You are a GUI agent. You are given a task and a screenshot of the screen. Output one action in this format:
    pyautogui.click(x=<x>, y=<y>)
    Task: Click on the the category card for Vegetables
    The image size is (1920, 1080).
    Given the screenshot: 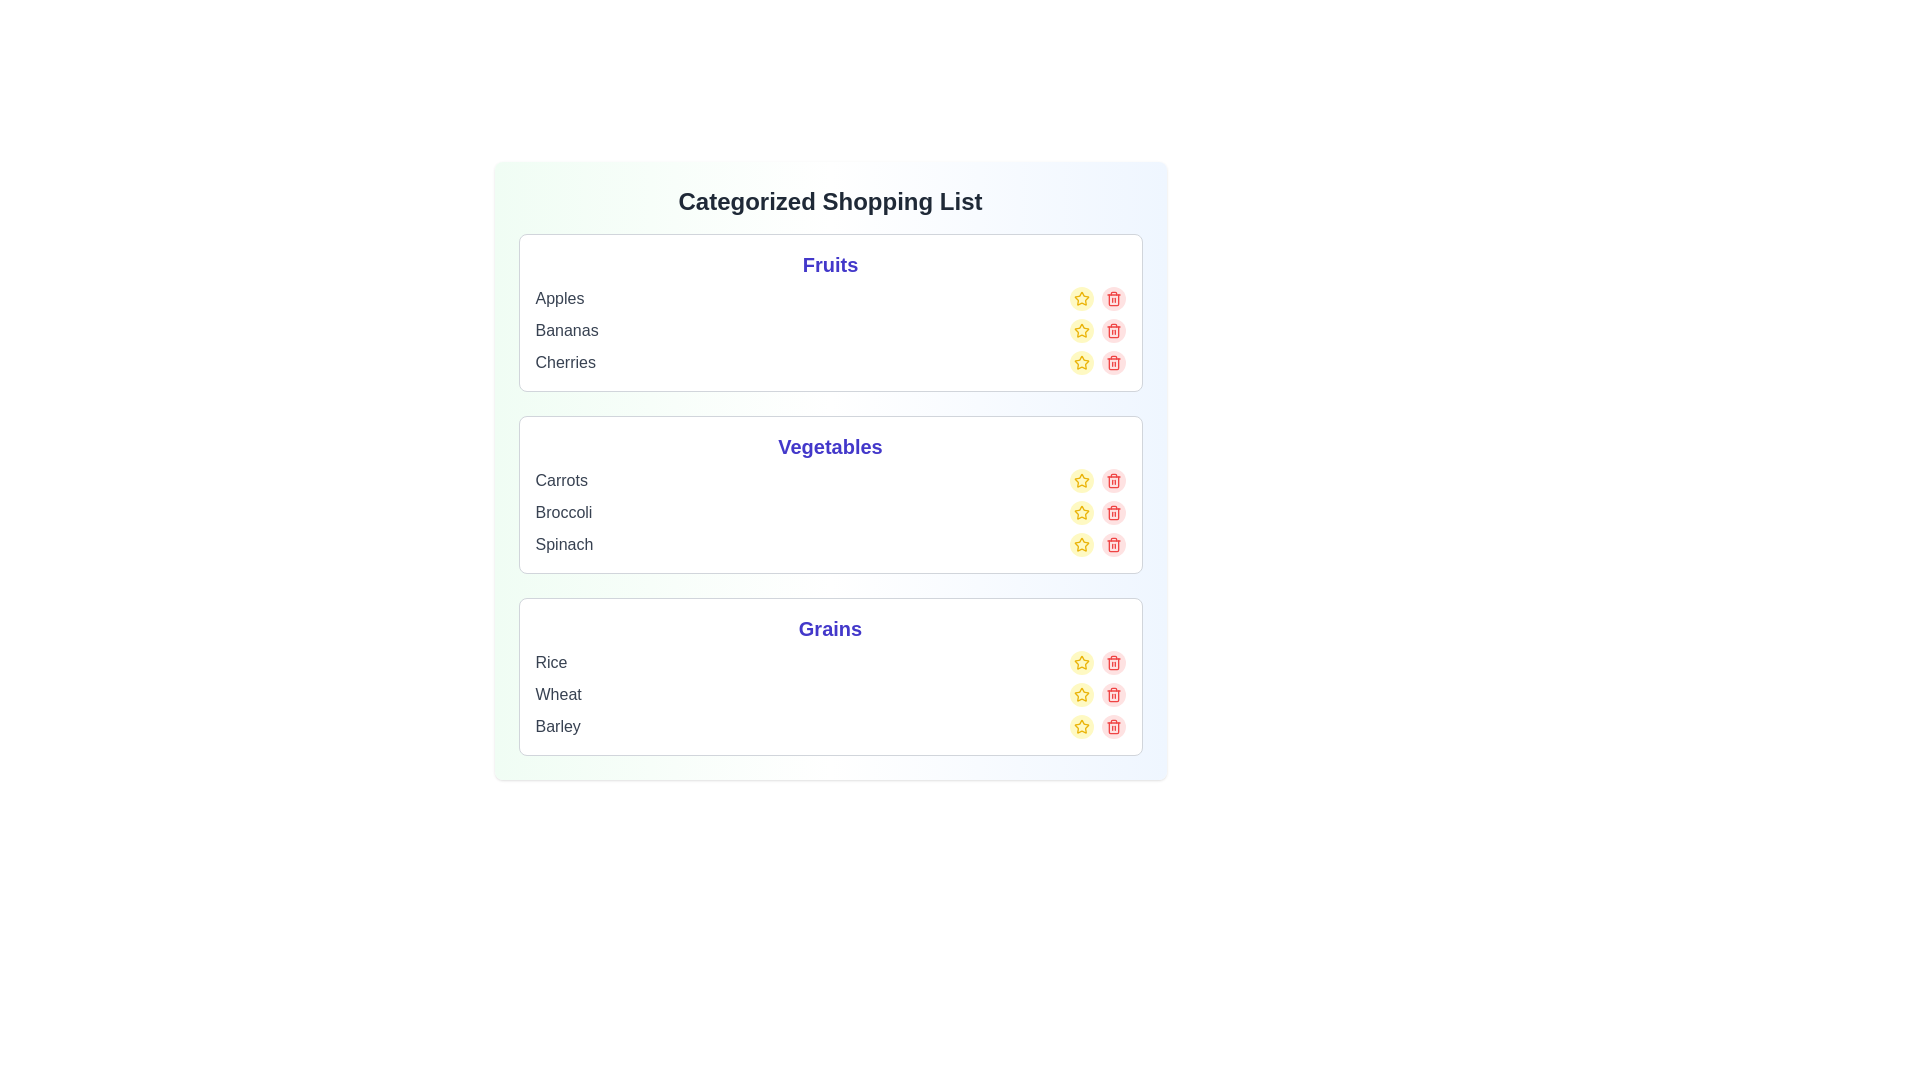 What is the action you would take?
    pyautogui.click(x=830, y=494)
    